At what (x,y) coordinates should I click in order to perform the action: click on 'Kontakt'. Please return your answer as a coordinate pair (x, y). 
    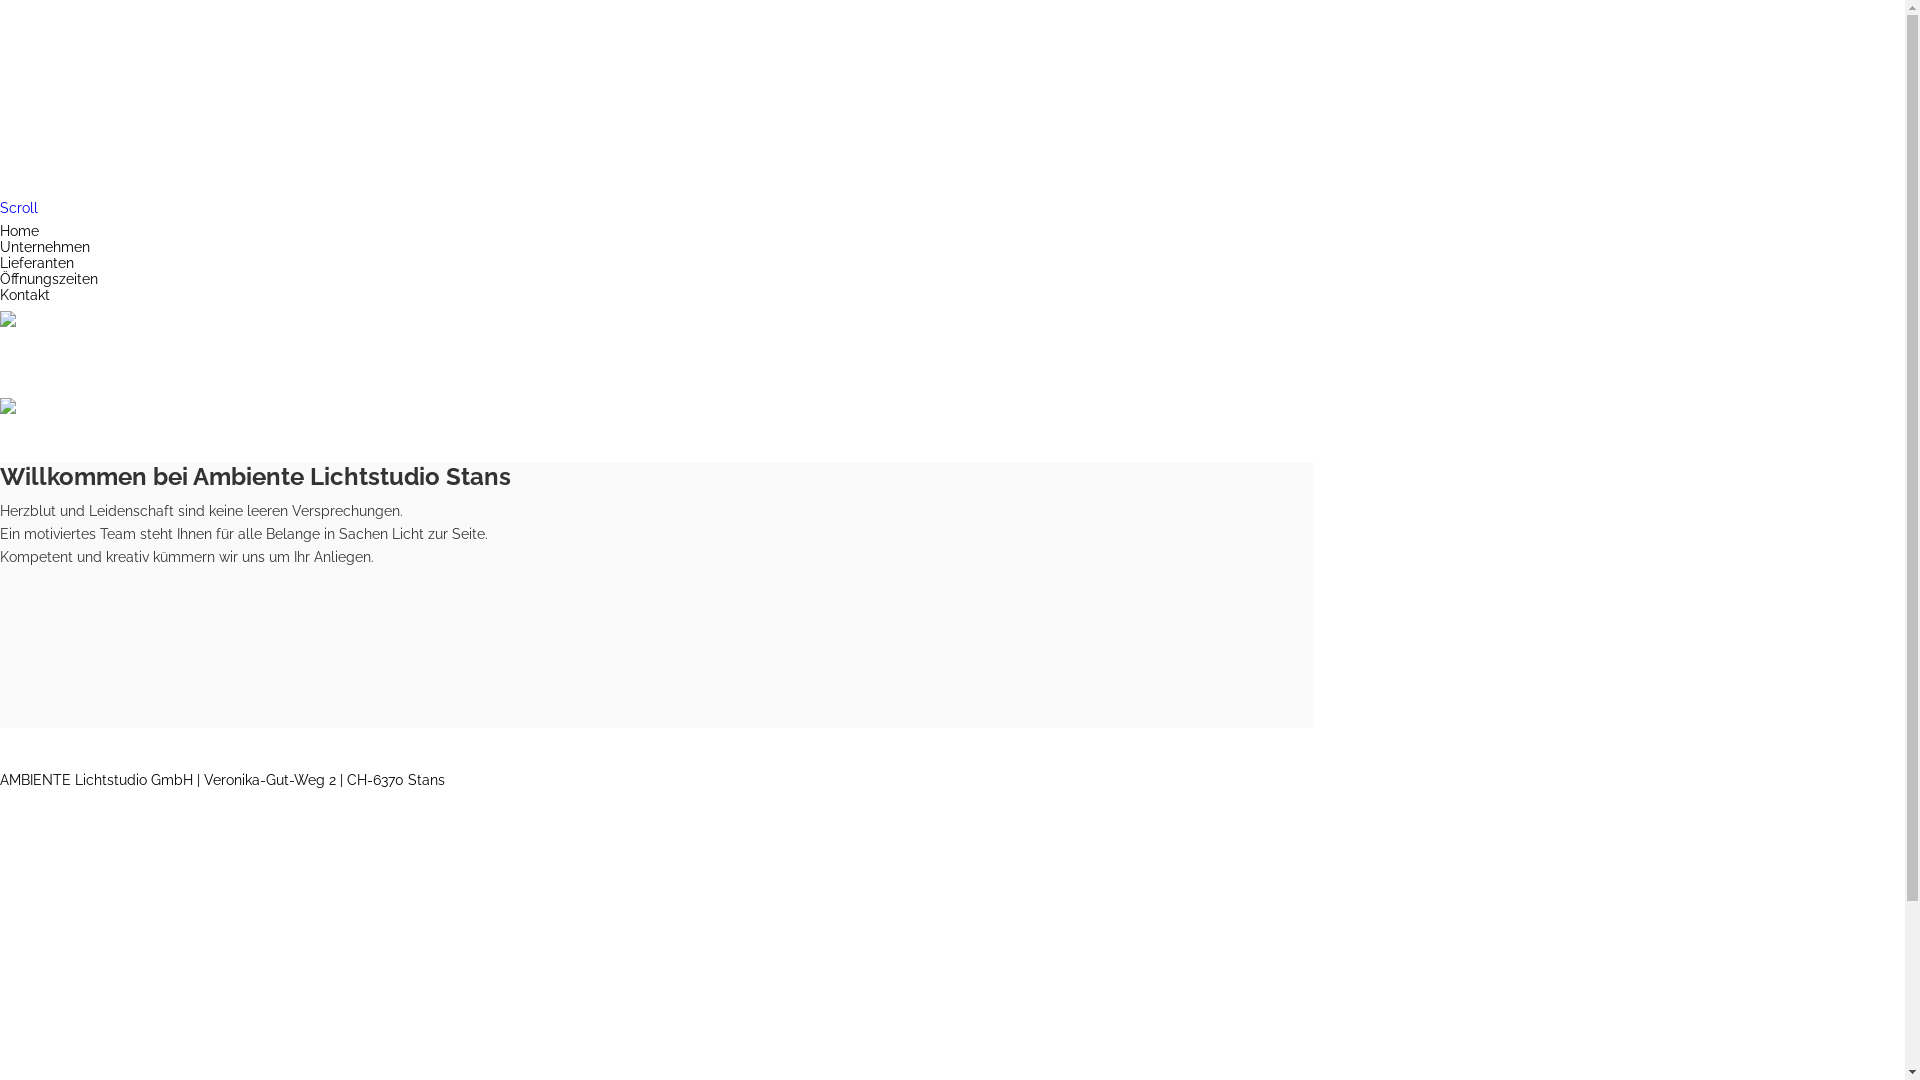
    Looking at the image, I should click on (24, 294).